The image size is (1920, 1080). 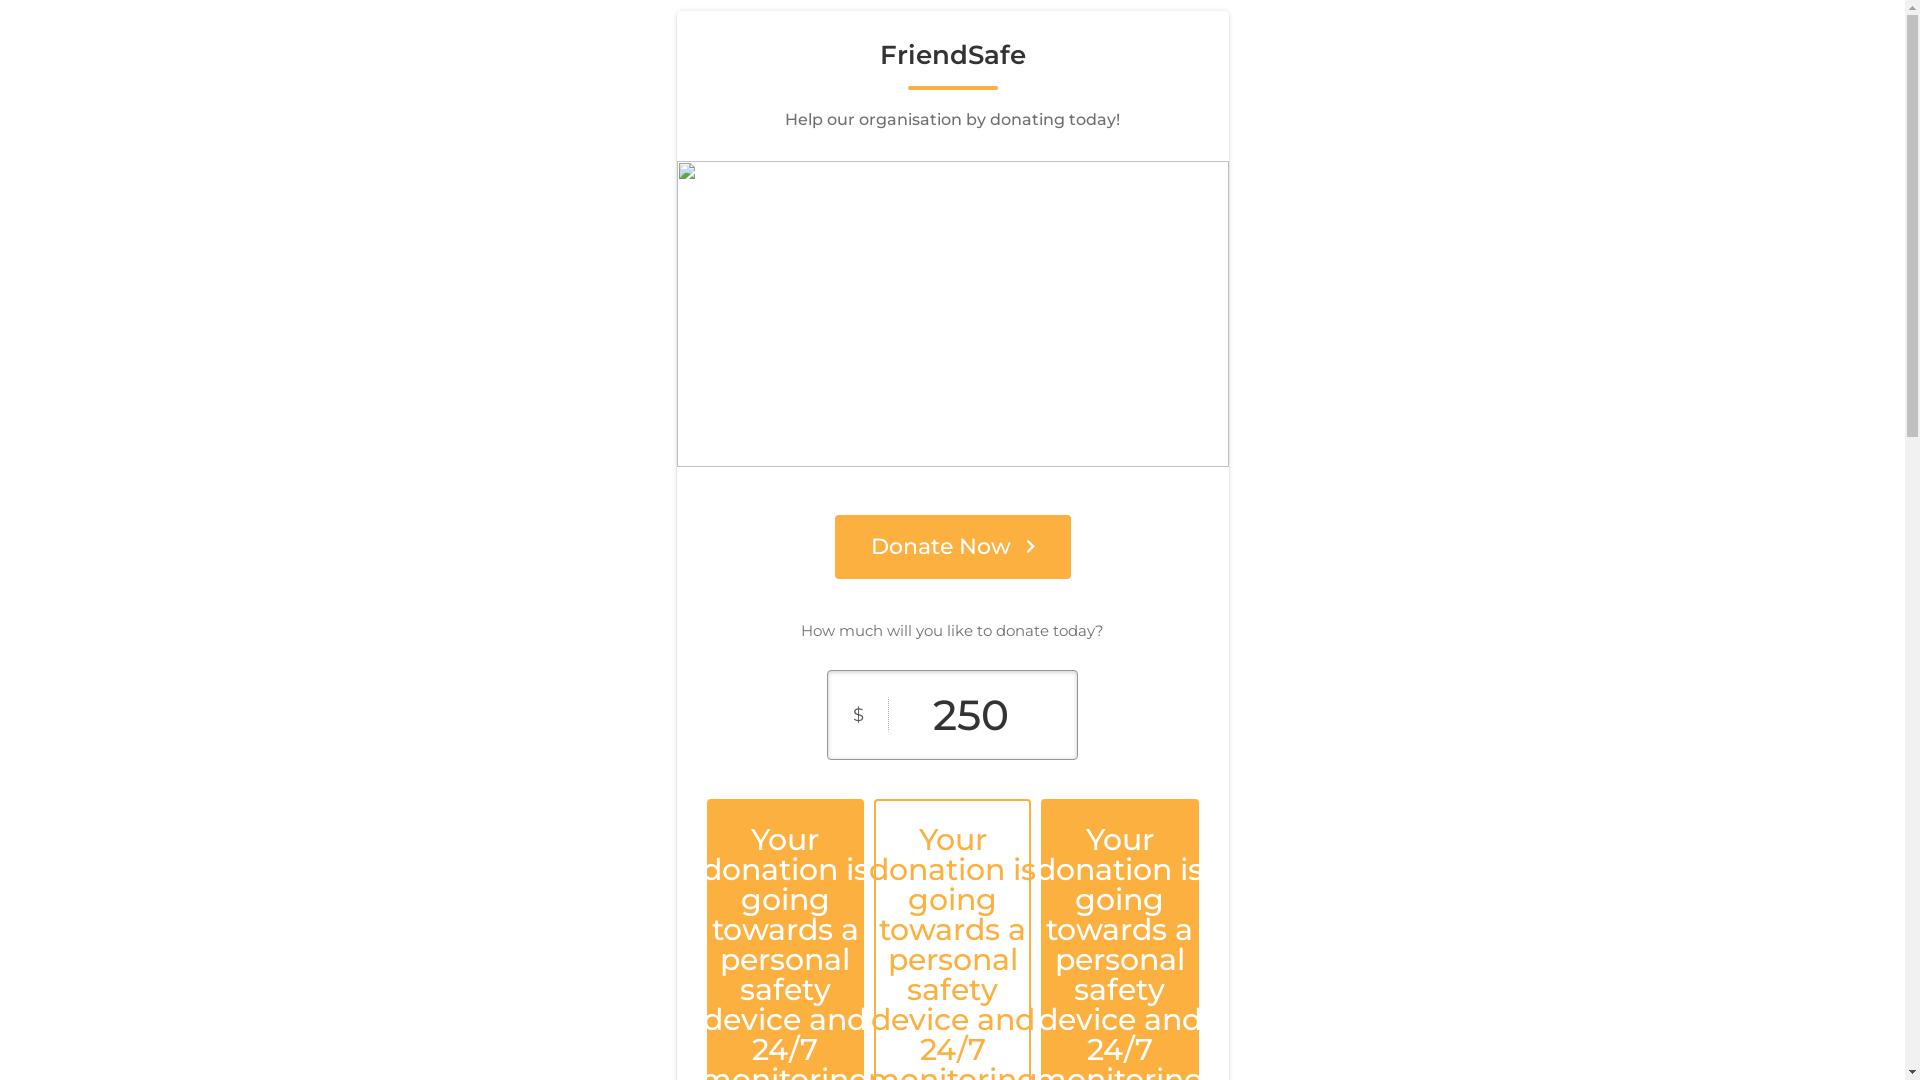 What do you see at coordinates (950, 547) in the screenshot?
I see `'Donate Now'` at bounding box center [950, 547].